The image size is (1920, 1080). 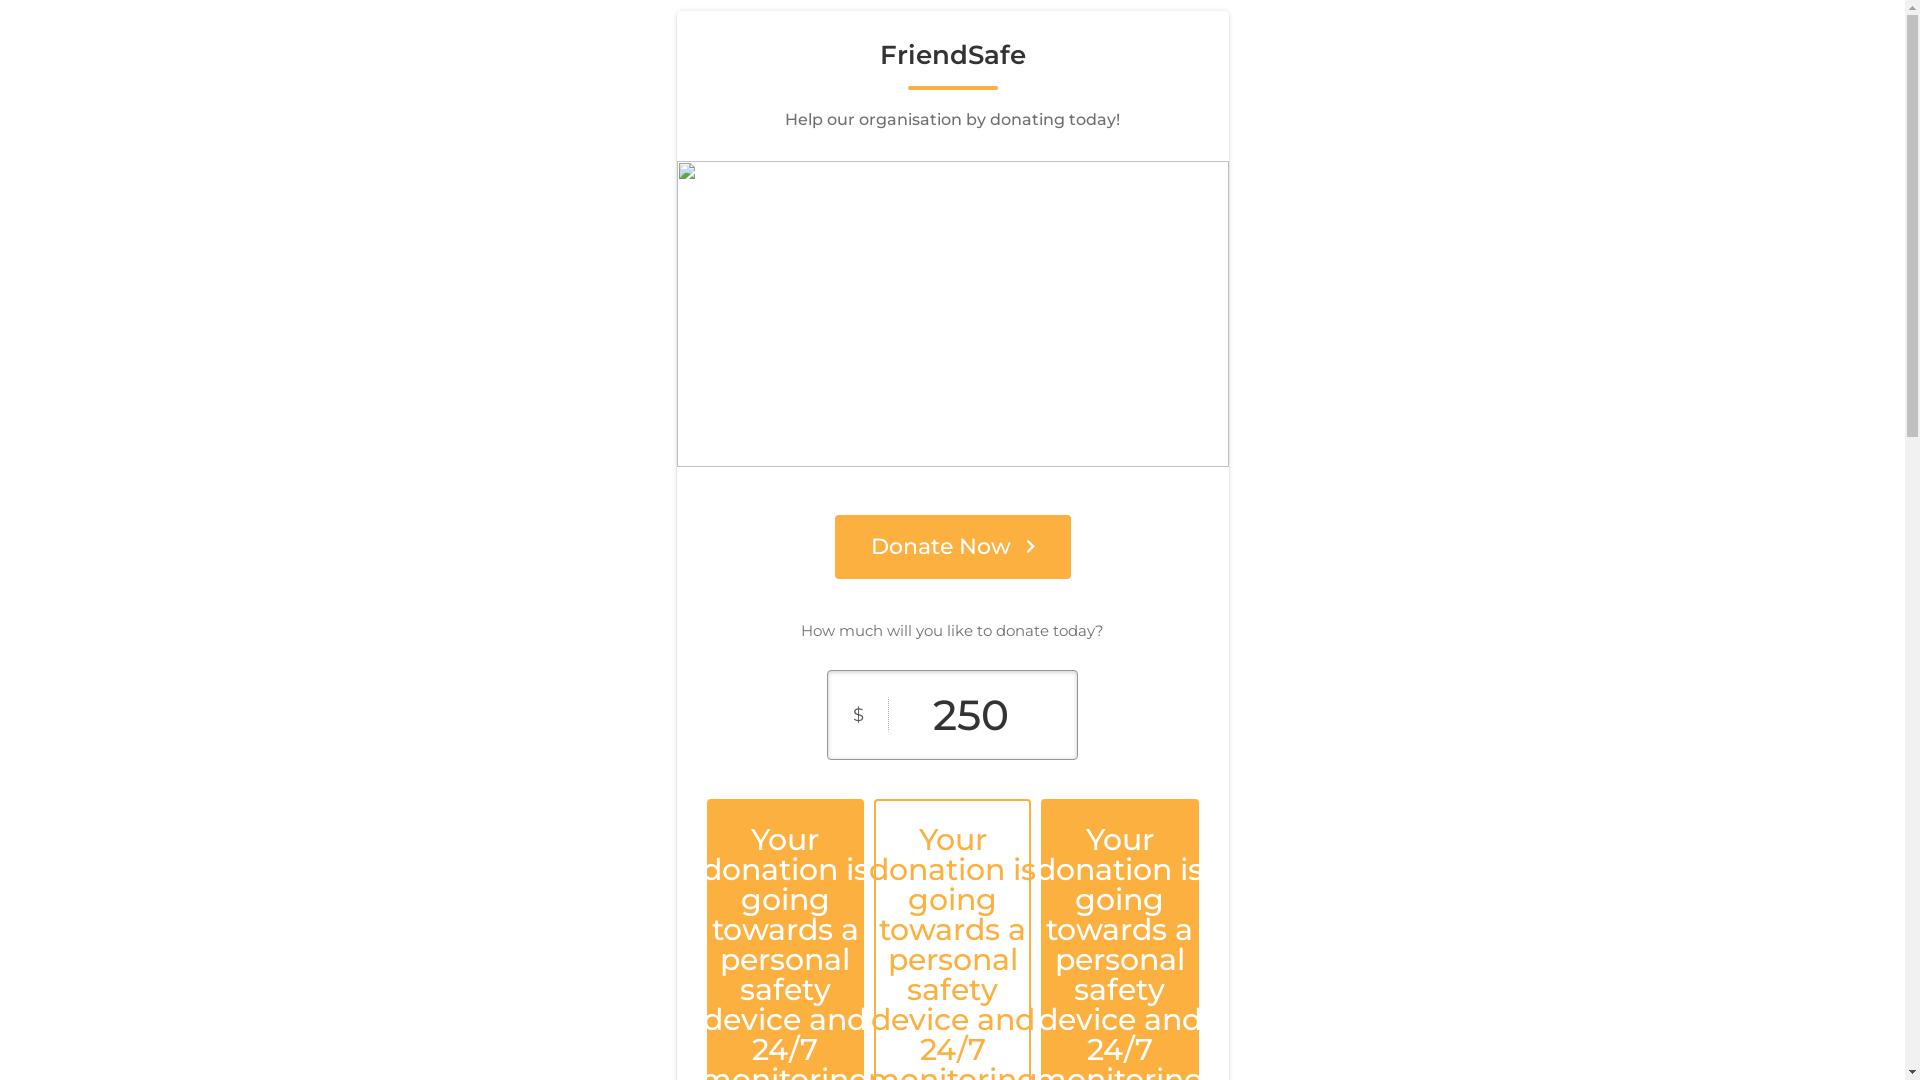 What do you see at coordinates (950, 547) in the screenshot?
I see `'Donate Now'` at bounding box center [950, 547].